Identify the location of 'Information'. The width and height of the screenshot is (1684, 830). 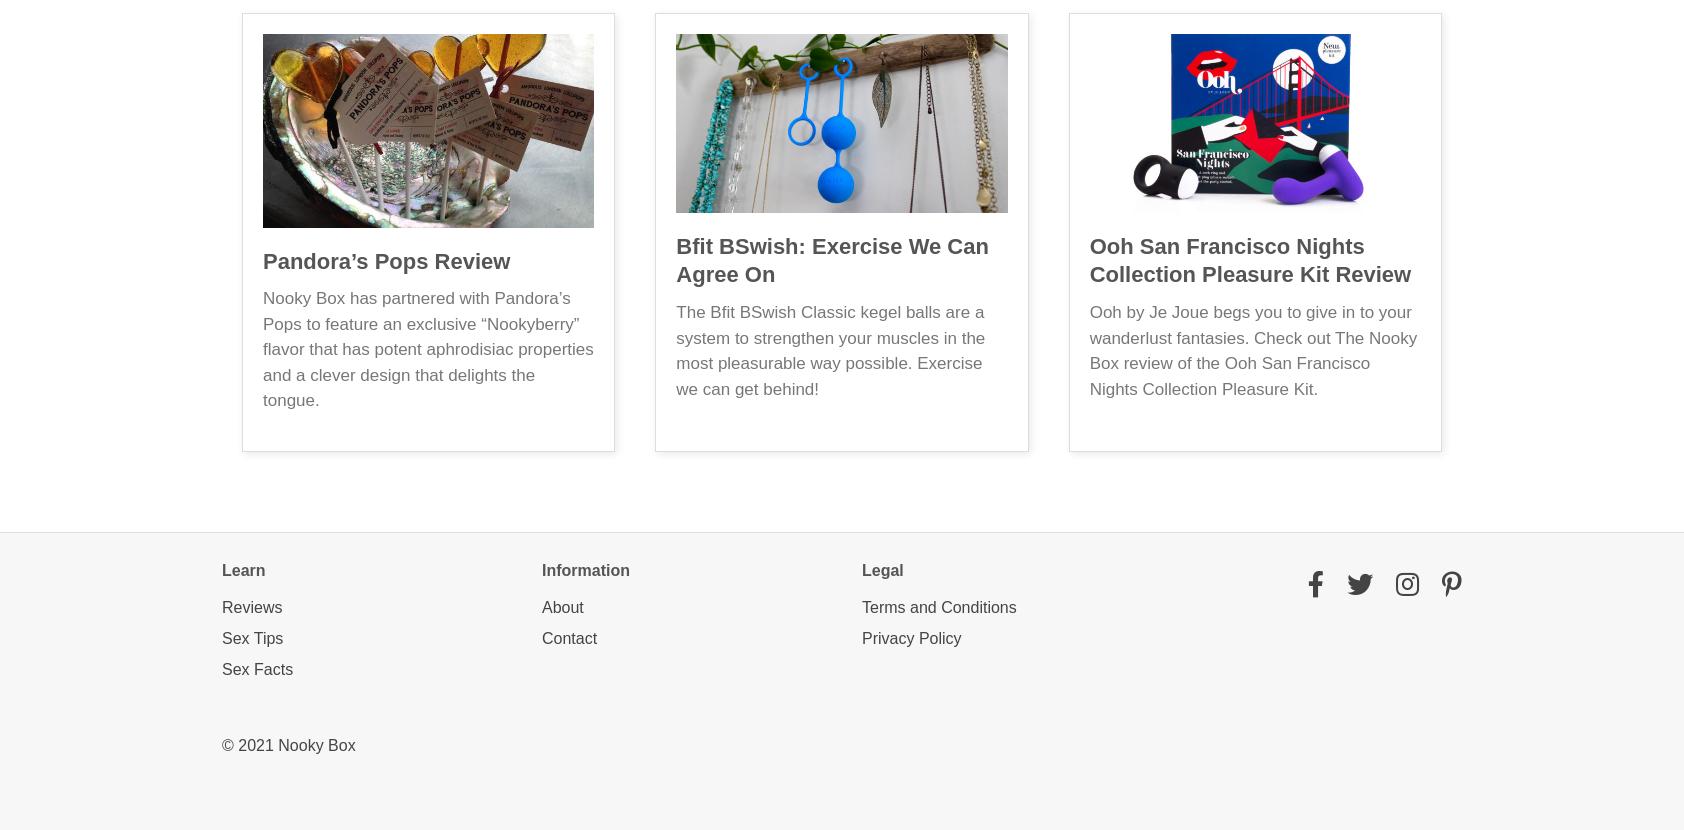
(585, 568).